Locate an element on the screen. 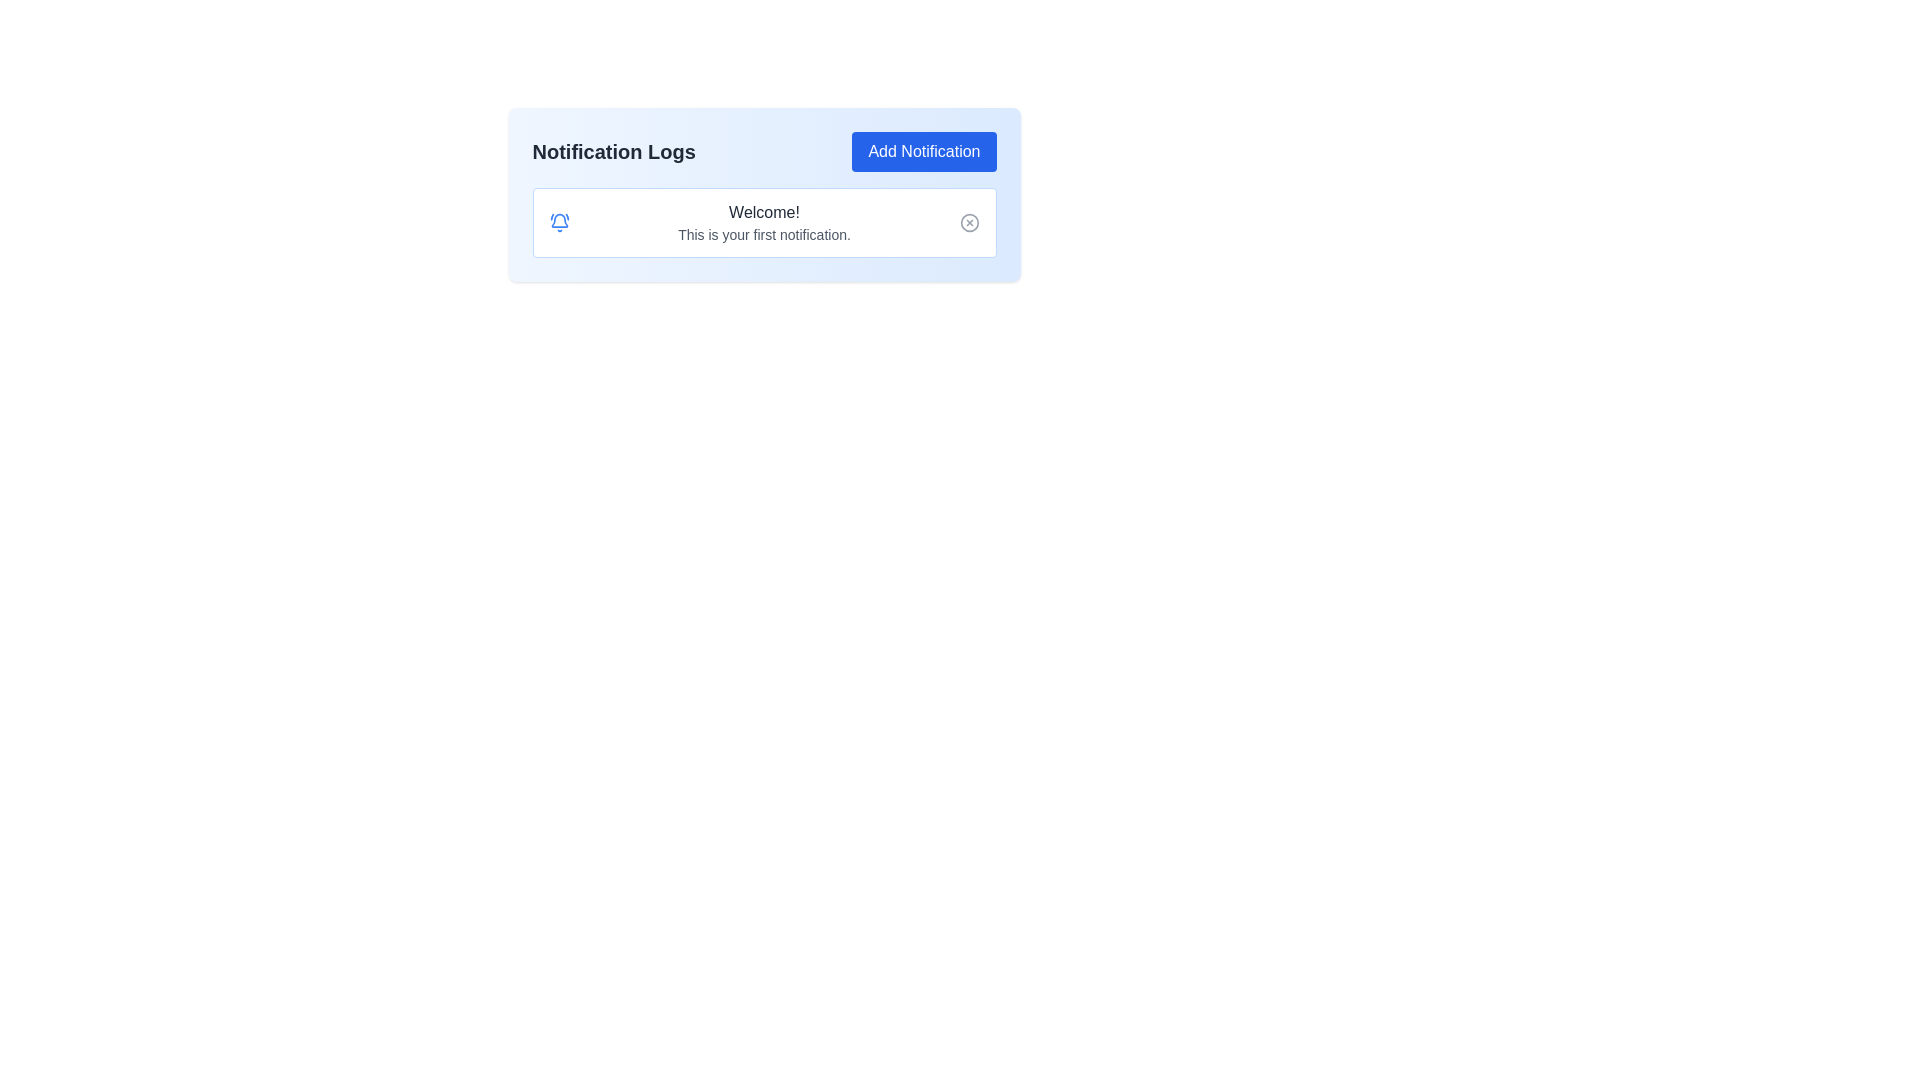 This screenshot has height=1080, width=1920. the greeting message text label that serves as the heading for the notification section, positioned centrally above the sibling text element is located at coordinates (763, 212).